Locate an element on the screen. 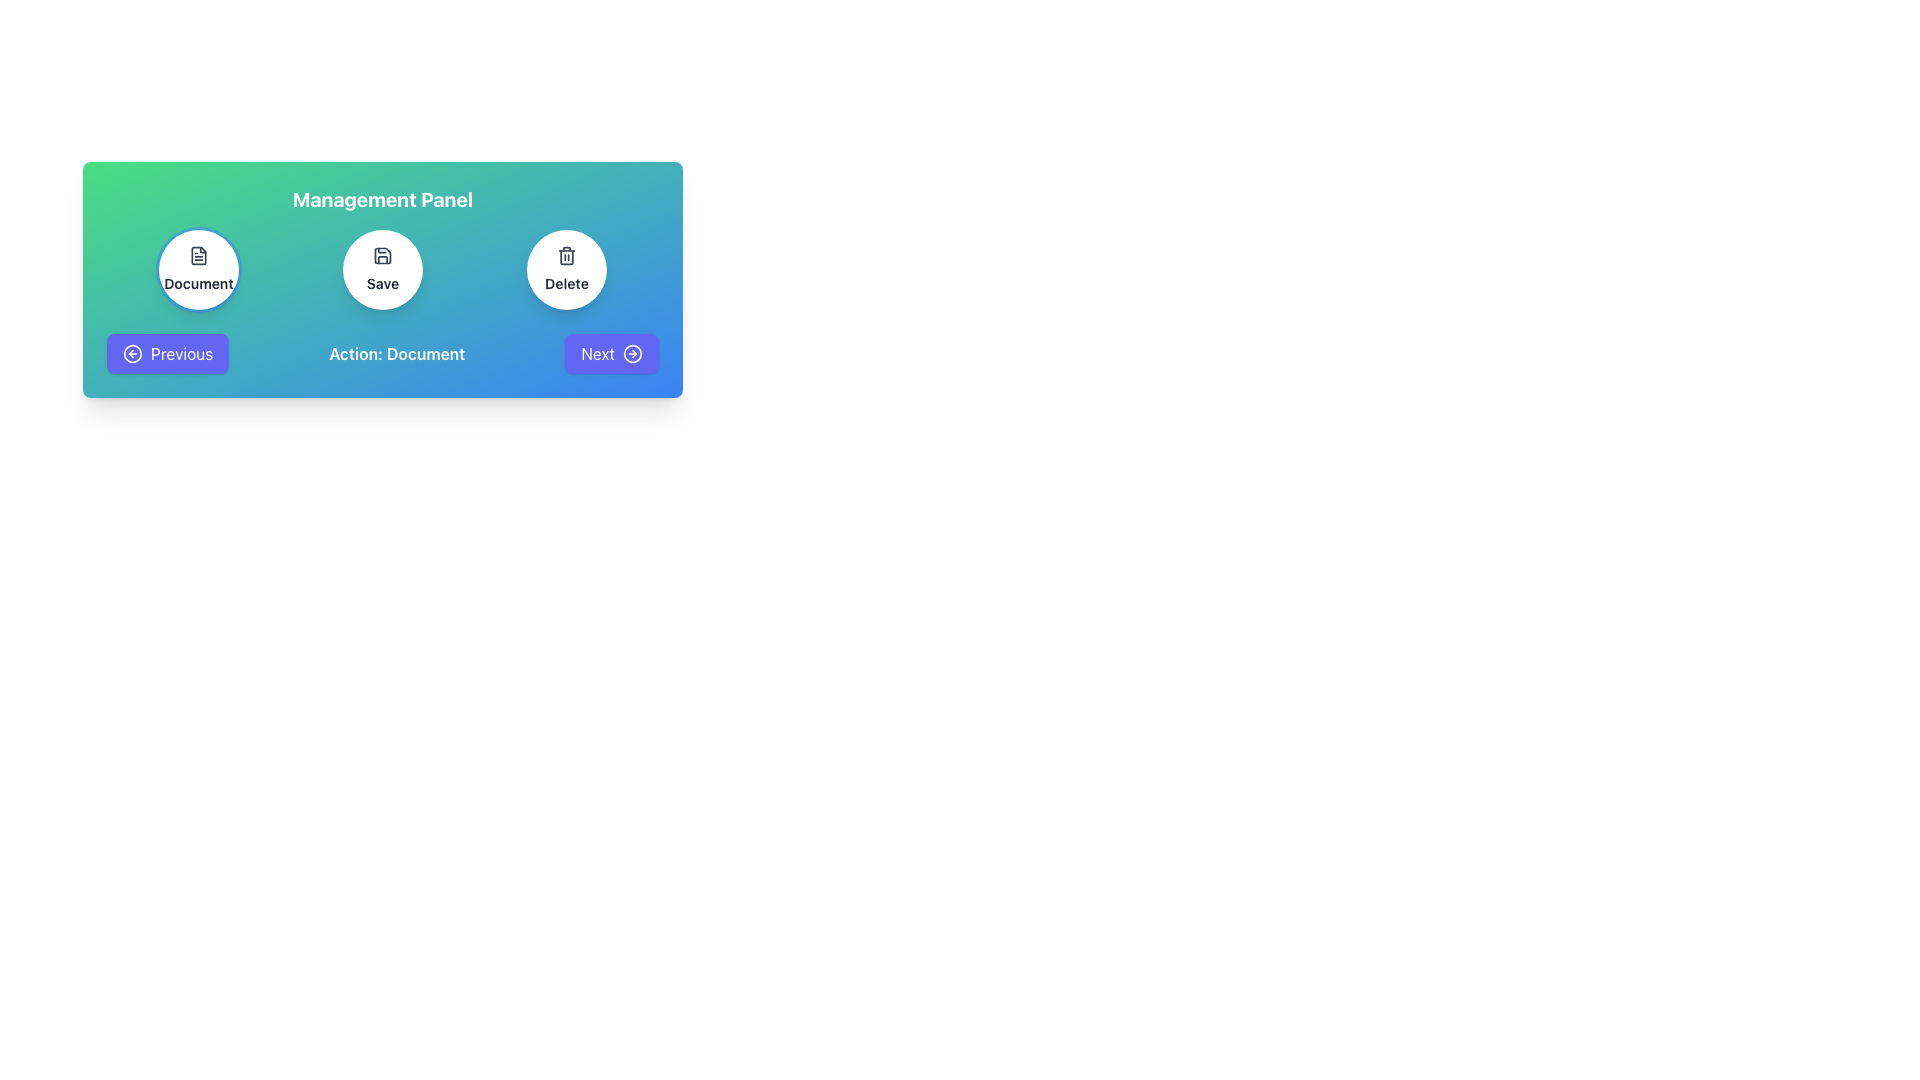 The width and height of the screenshot is (1920, 1080). the save icon within the central 'Save' button is located at coordinates (383, 254).